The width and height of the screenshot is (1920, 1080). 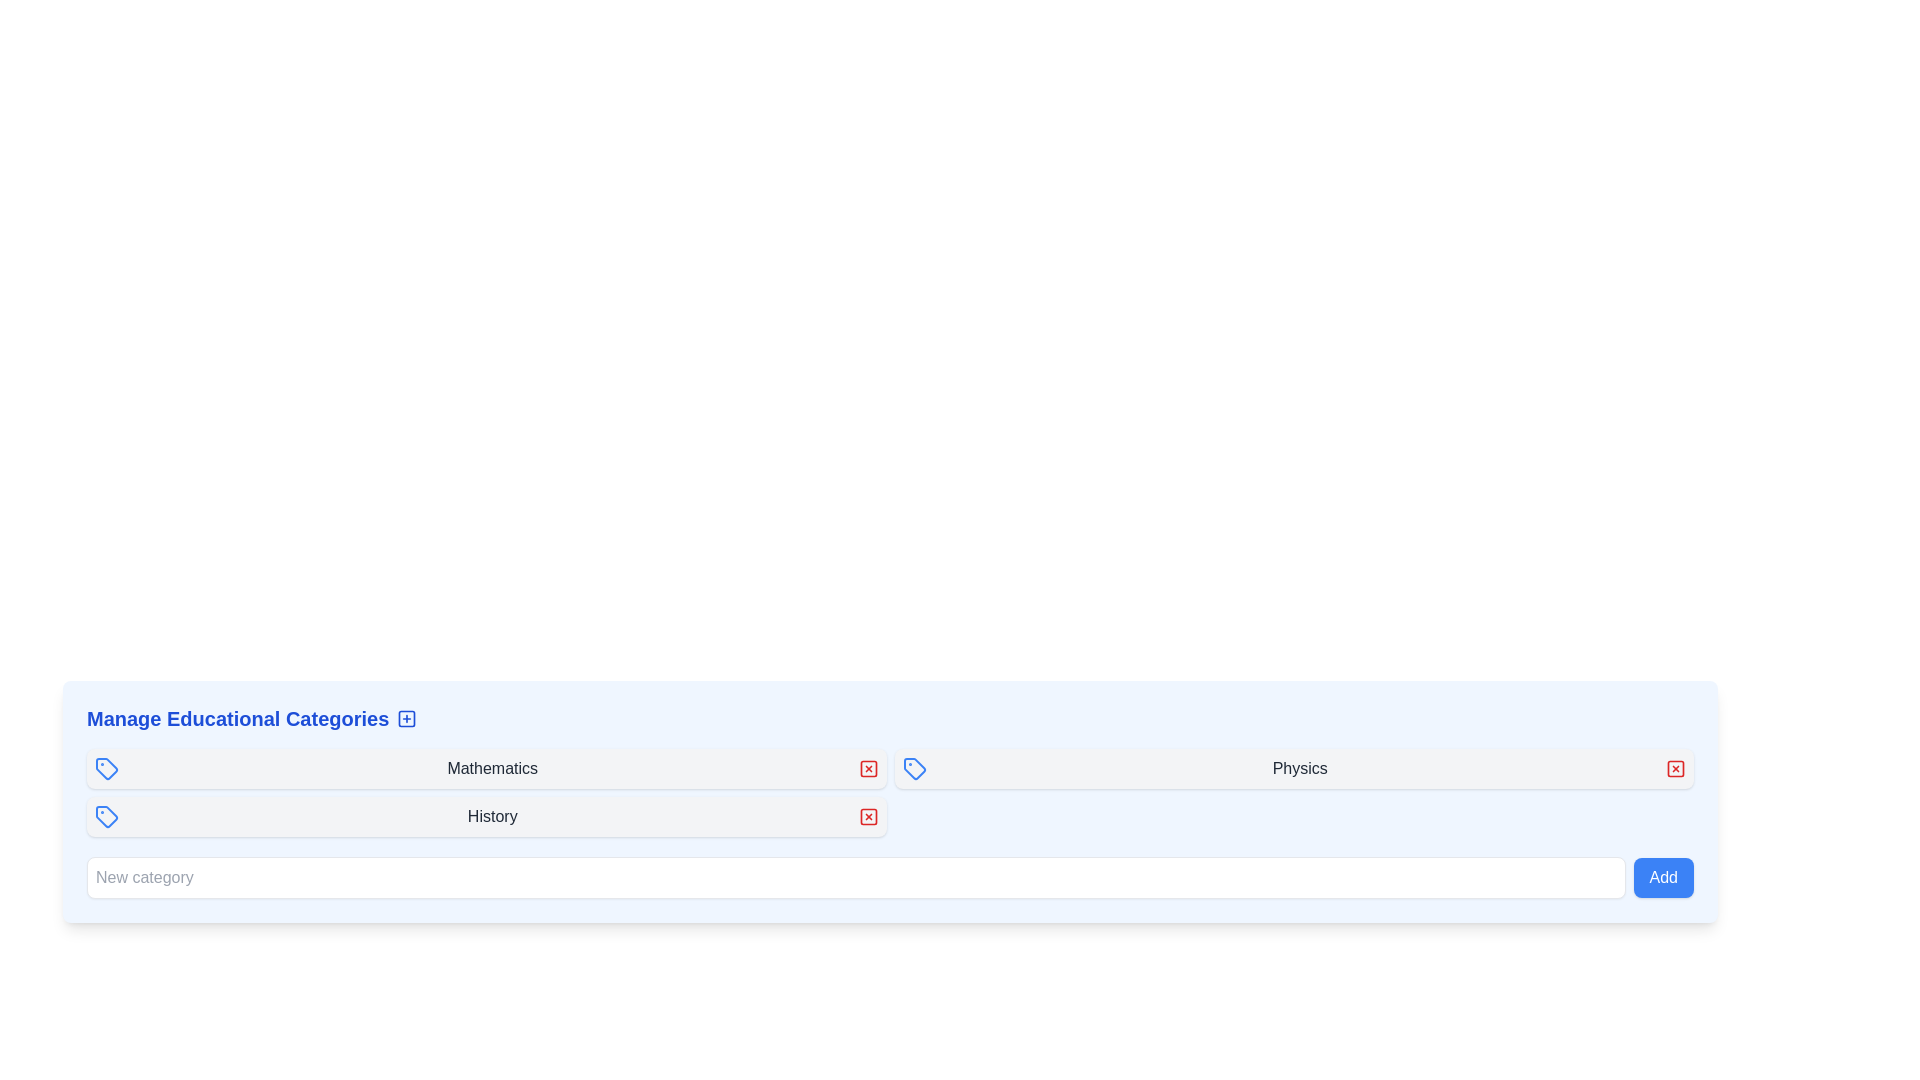 What do you see at coordinates (868, 767) in the screenshot?
I see `the graphic element of the delete icon located within the red square next to the 'Mathematics' item in the educational category management interface` at bounding box center [868, 767].